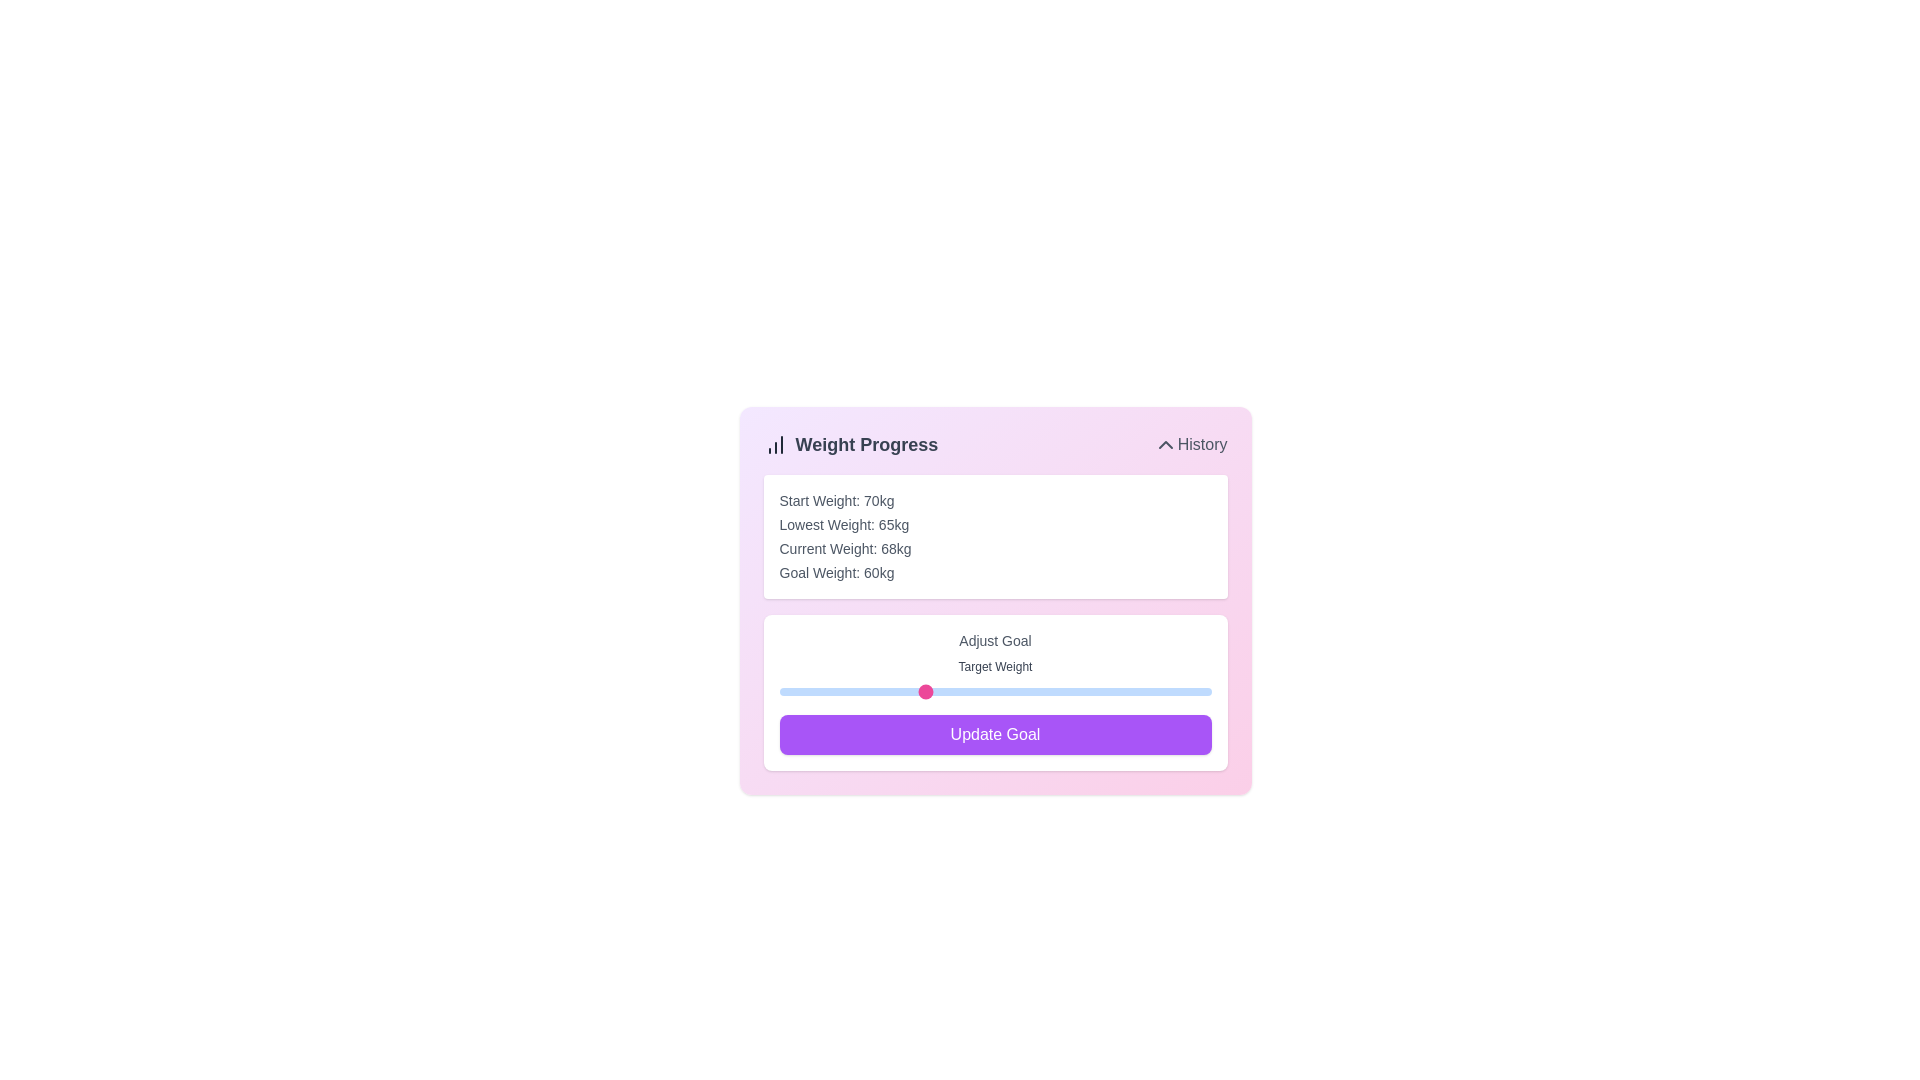 The width and height of the screenshot is (1920, 1080). What do you see at coordinates (1190, 443) in the screenshot?
I see `the 'History' button to toggle the visibility of the history section` at bounding box center [1190, 443].